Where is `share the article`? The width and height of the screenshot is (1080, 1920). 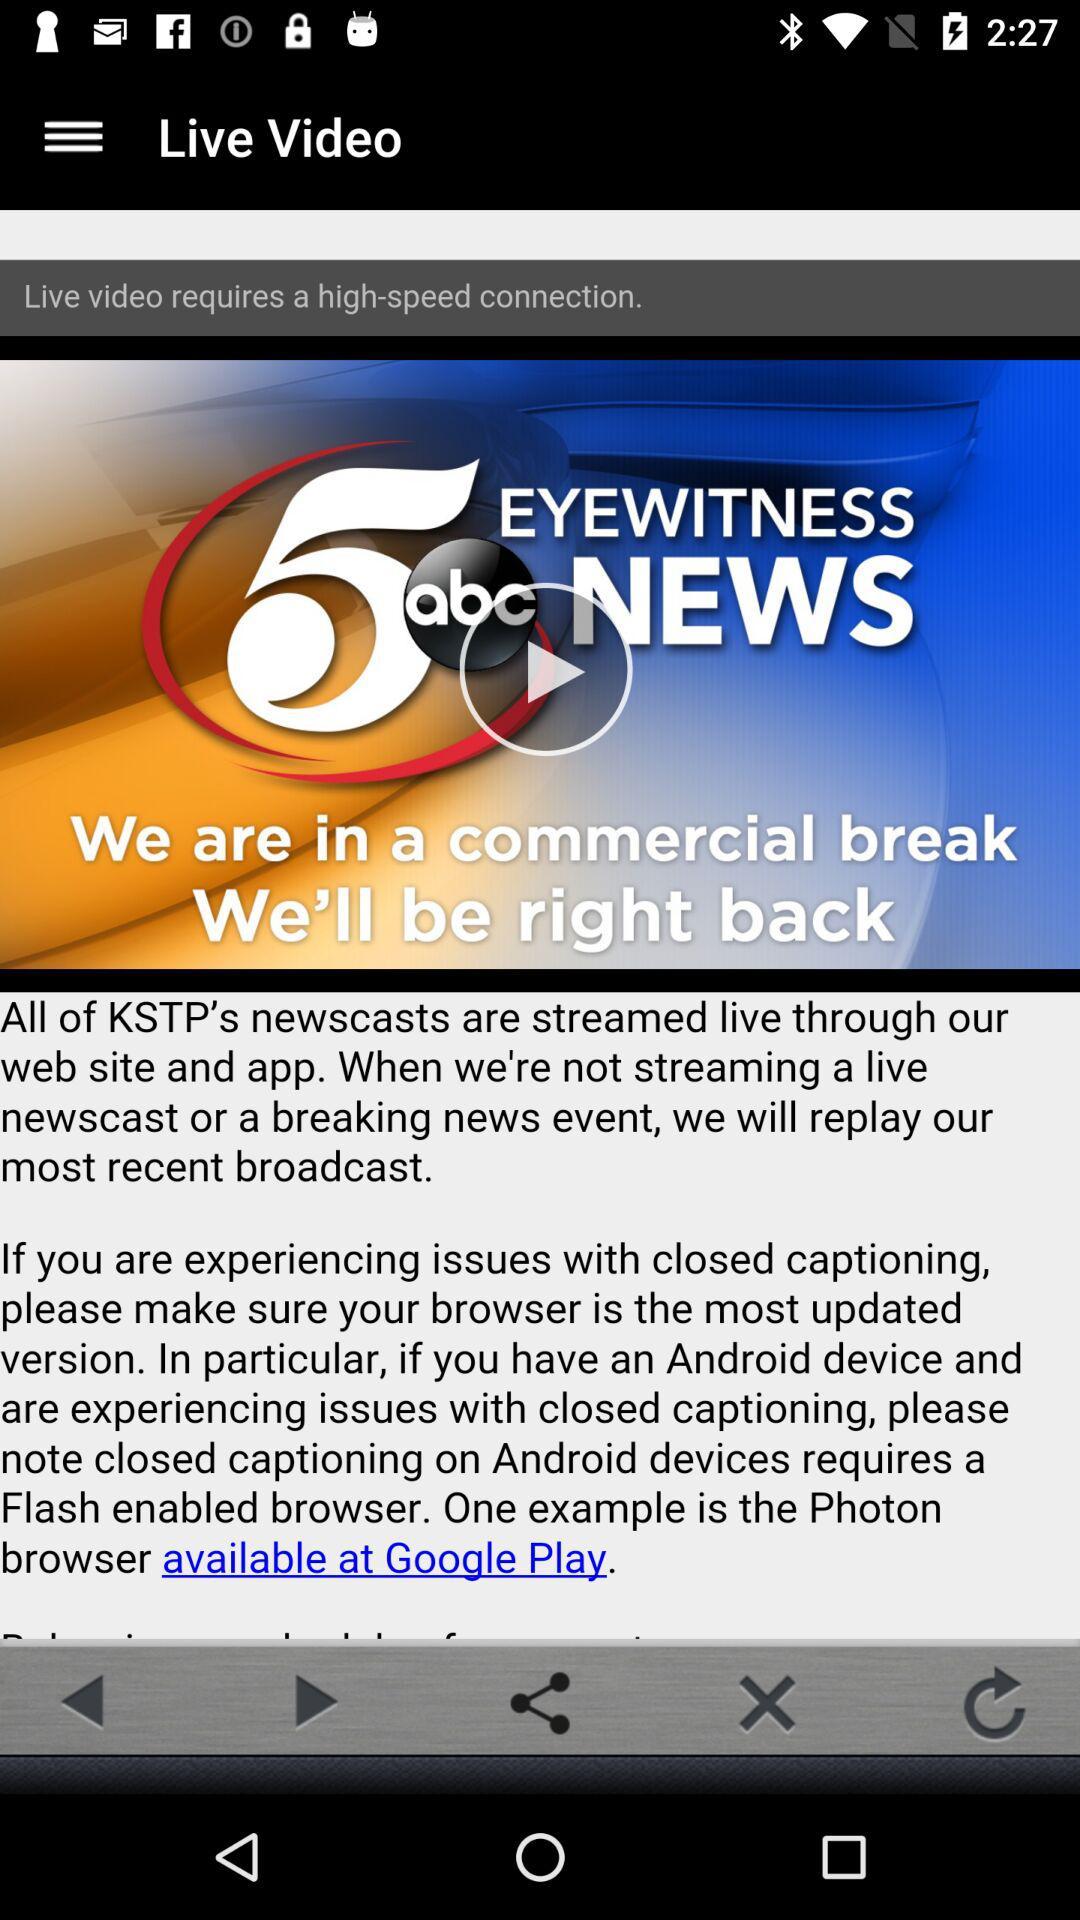 share the article is located at coordinates (540, 1702).